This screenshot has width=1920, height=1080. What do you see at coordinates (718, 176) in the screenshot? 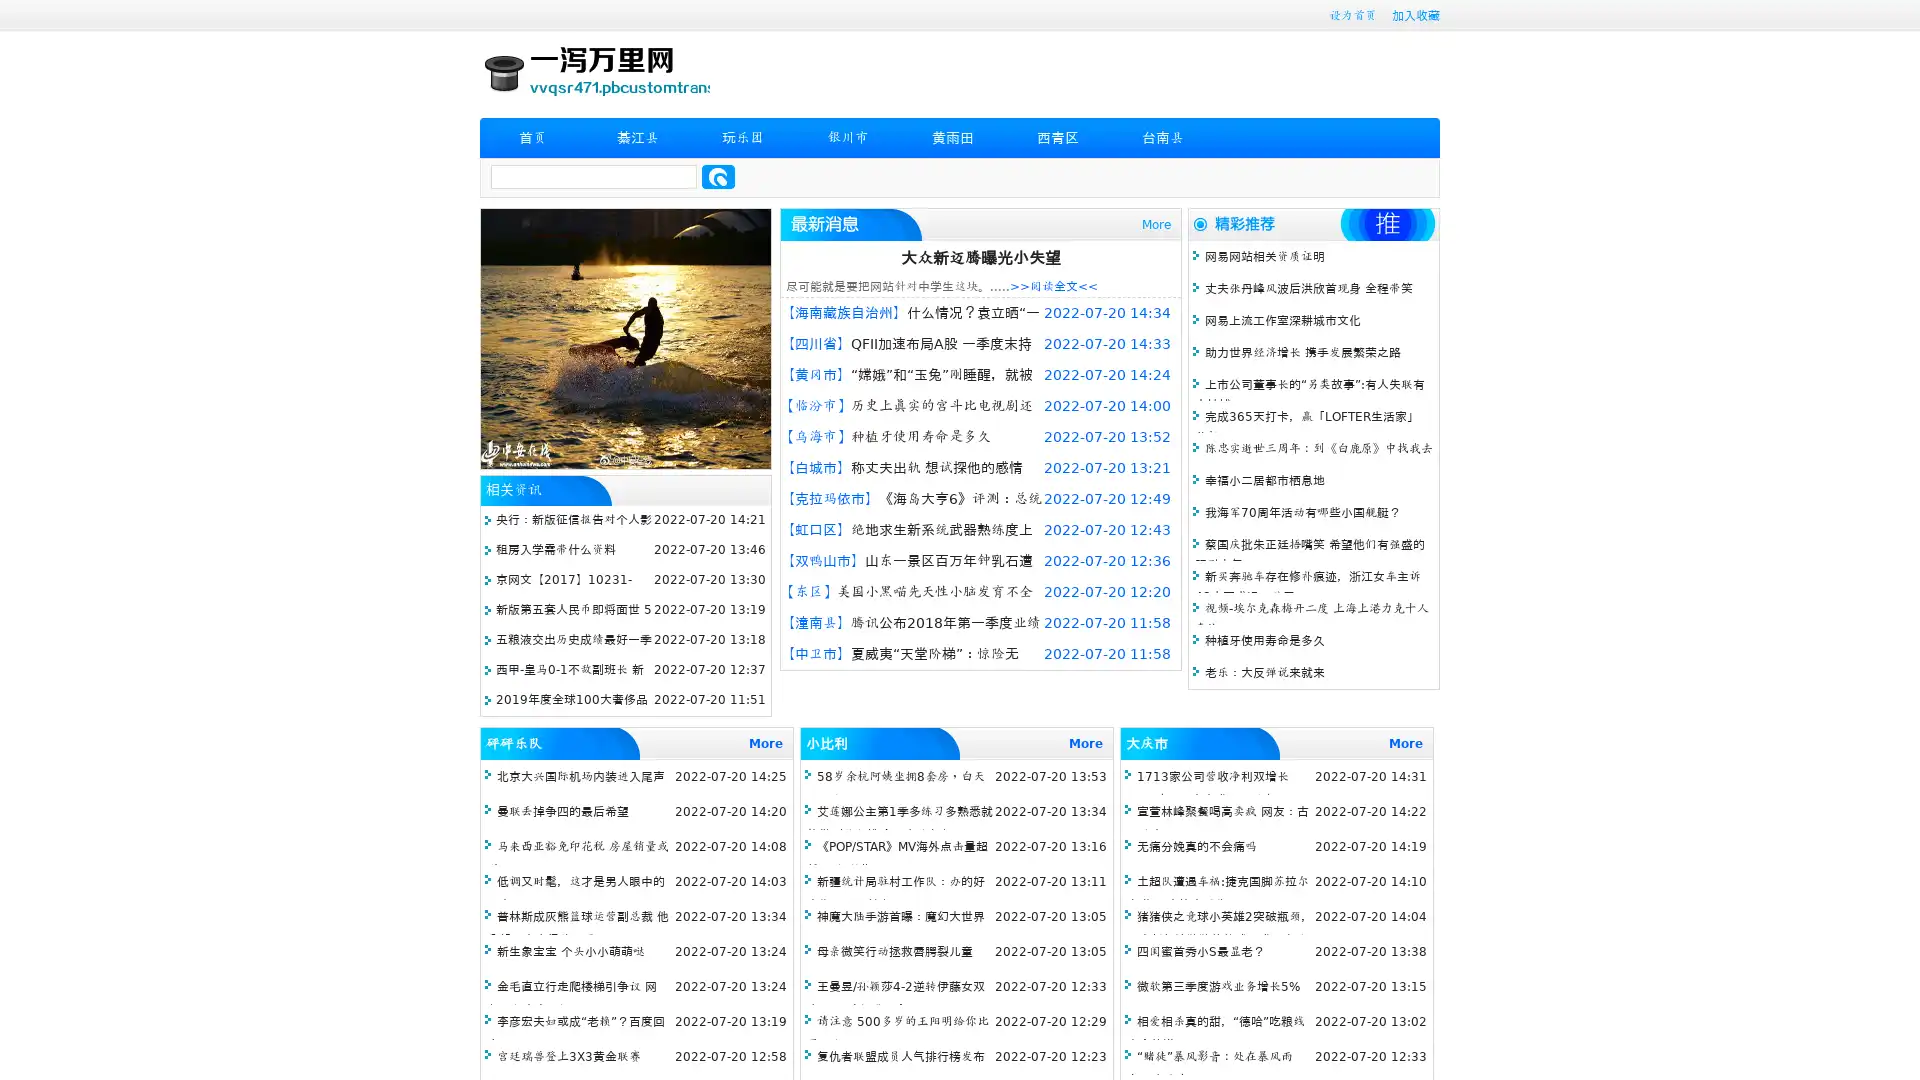
I see `Search` at bounding box center [718, 176].